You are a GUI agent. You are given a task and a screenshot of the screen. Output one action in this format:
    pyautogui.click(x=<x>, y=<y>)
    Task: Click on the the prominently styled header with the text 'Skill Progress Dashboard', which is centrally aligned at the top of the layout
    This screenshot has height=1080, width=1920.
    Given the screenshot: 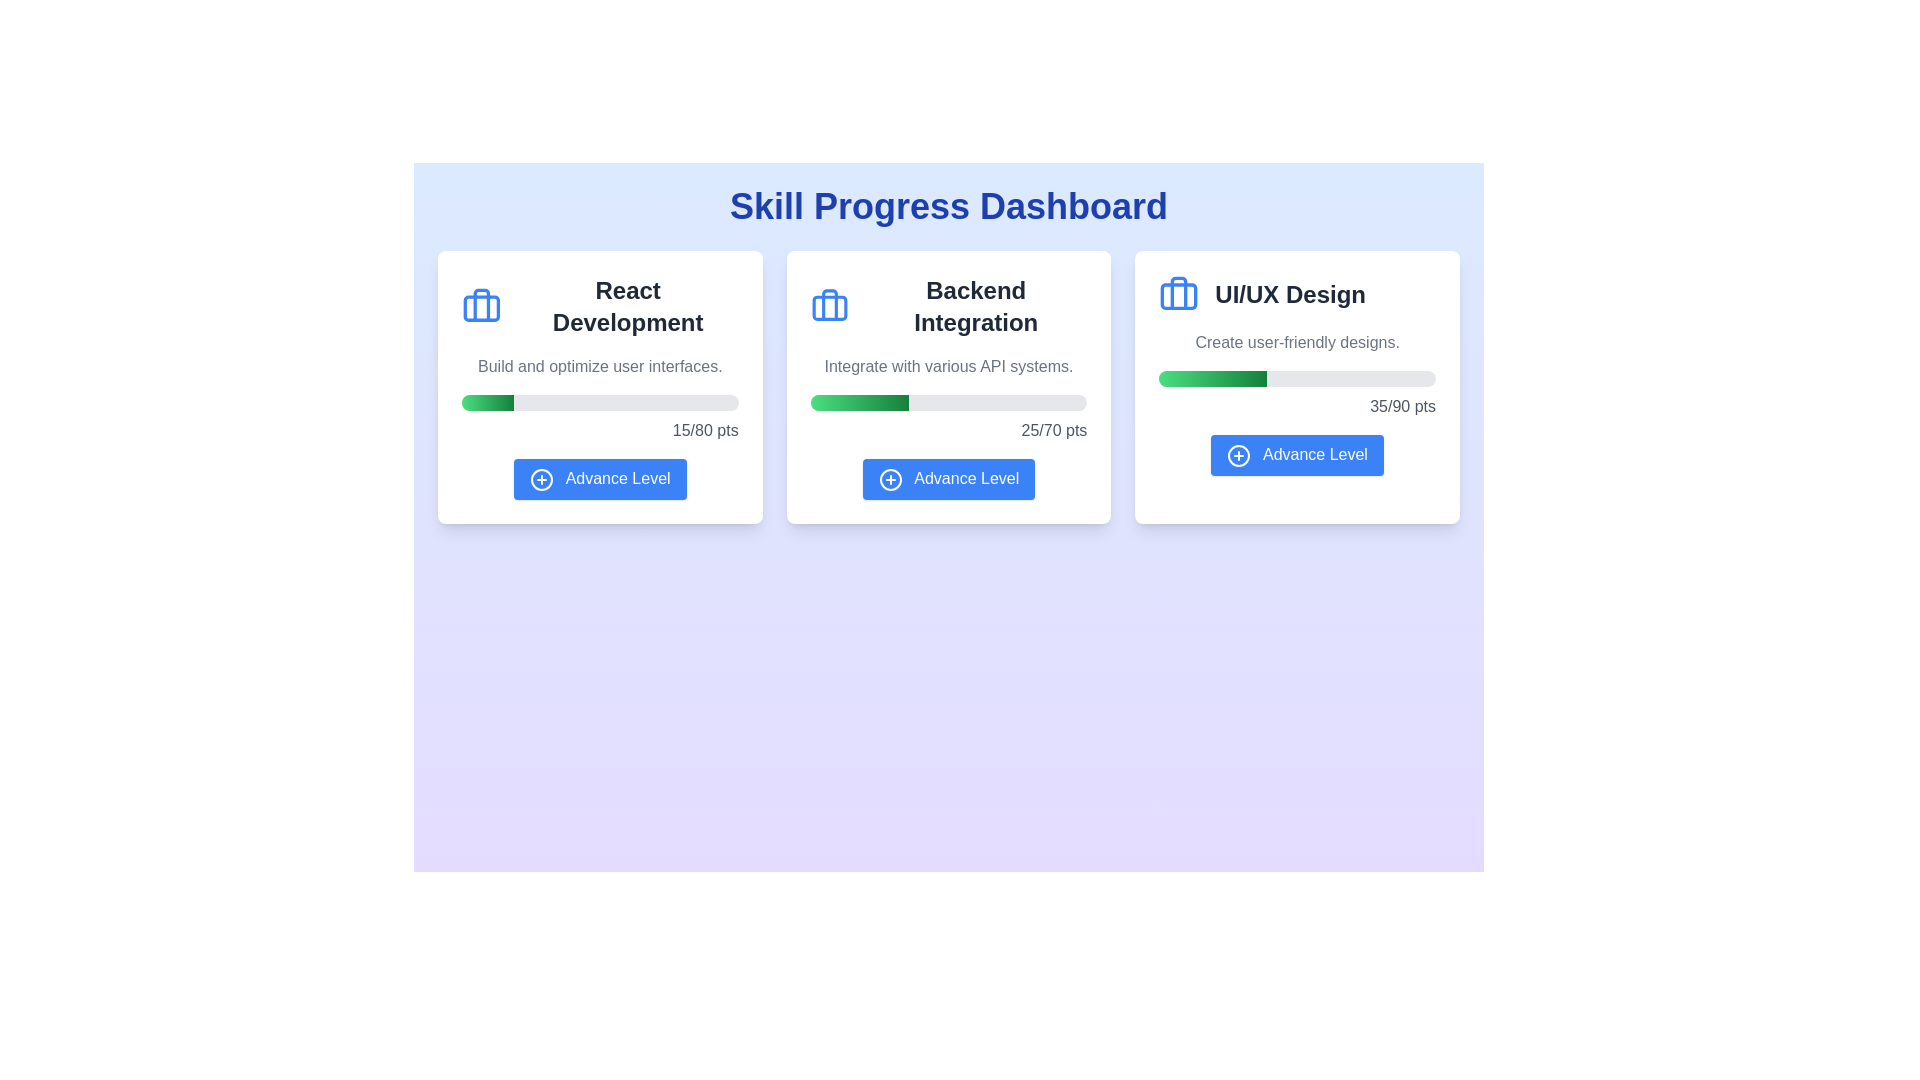 What is the action you would take?
    pyautogui.click(x=948, y=207)
    